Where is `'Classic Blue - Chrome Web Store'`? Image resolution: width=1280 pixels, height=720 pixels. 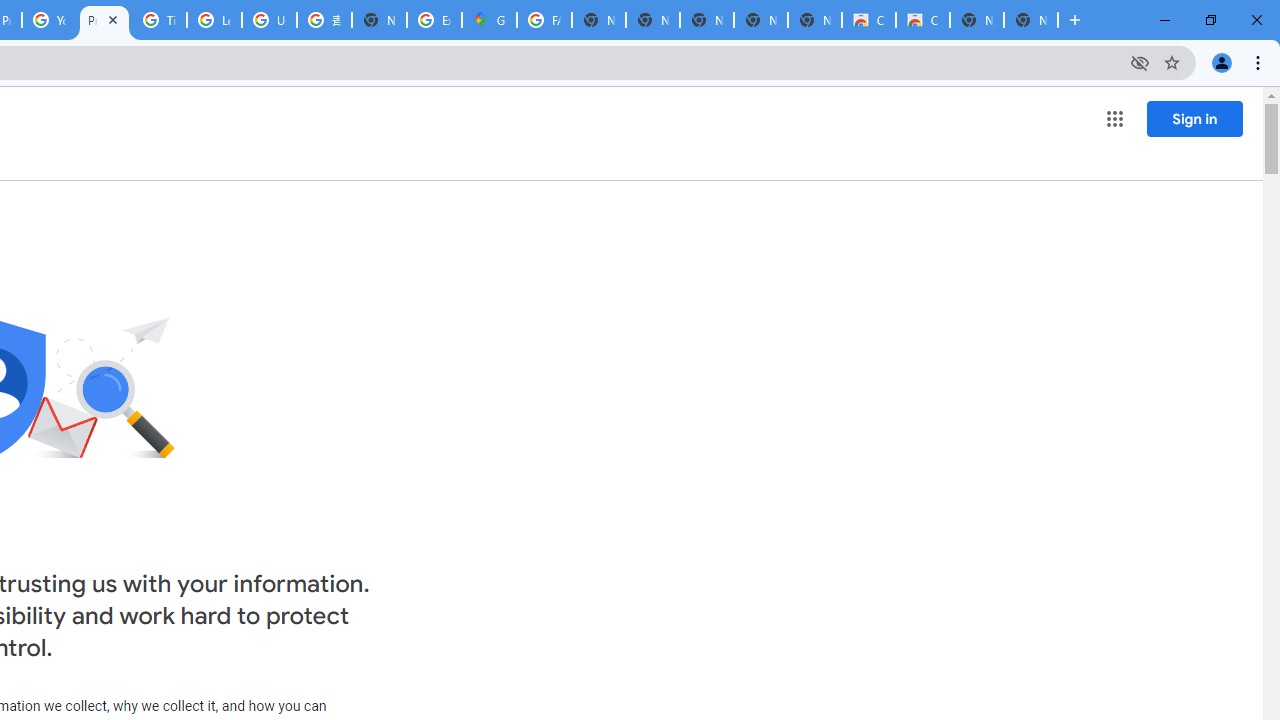 'Classic Blue - Chrome Web Store' is located at coordinates (921, 20).